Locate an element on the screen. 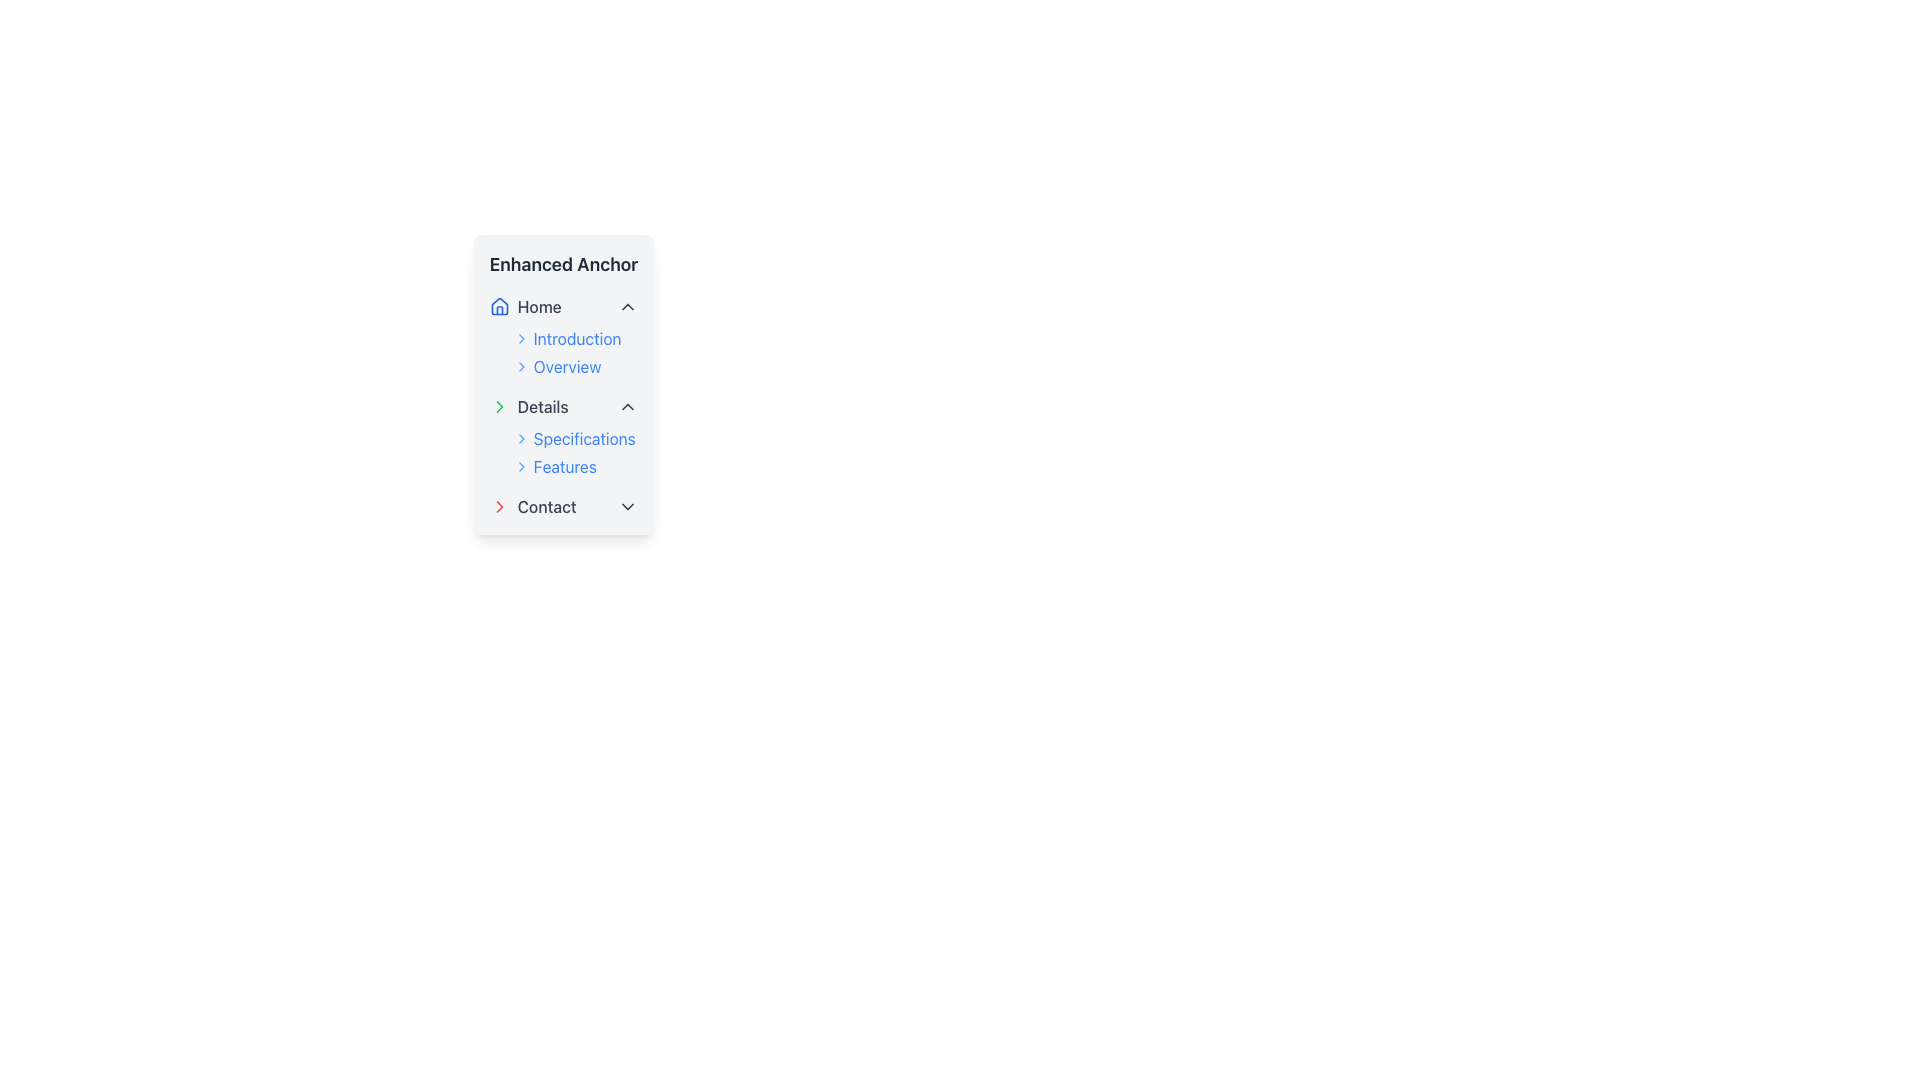 This screenshot has width=1920, height=1080. the chevron-up icon located to the far-right of the 'Home' navigation item is located at coordinates (627, 307).